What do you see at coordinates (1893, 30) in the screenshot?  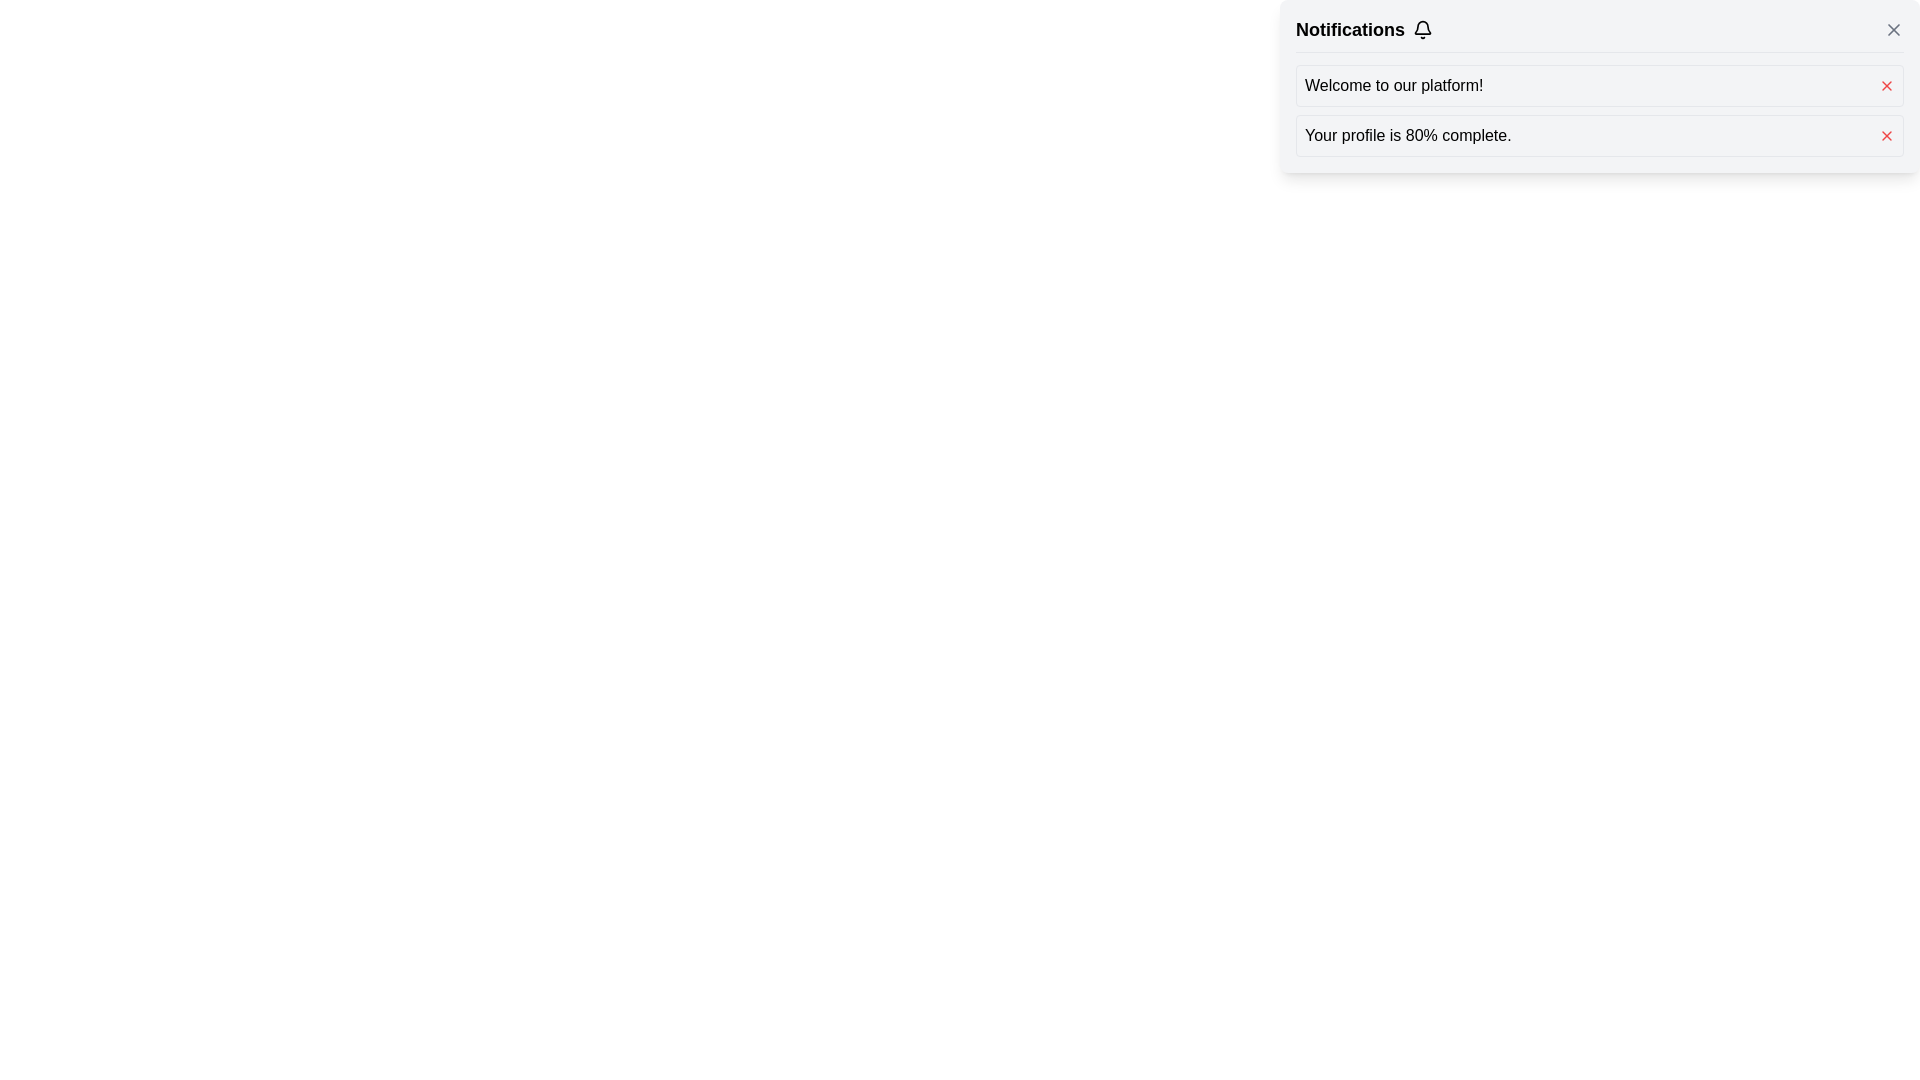 I see `the button located at the top right corner of the 'Notifications' section` at bounding box center [1893, 30].